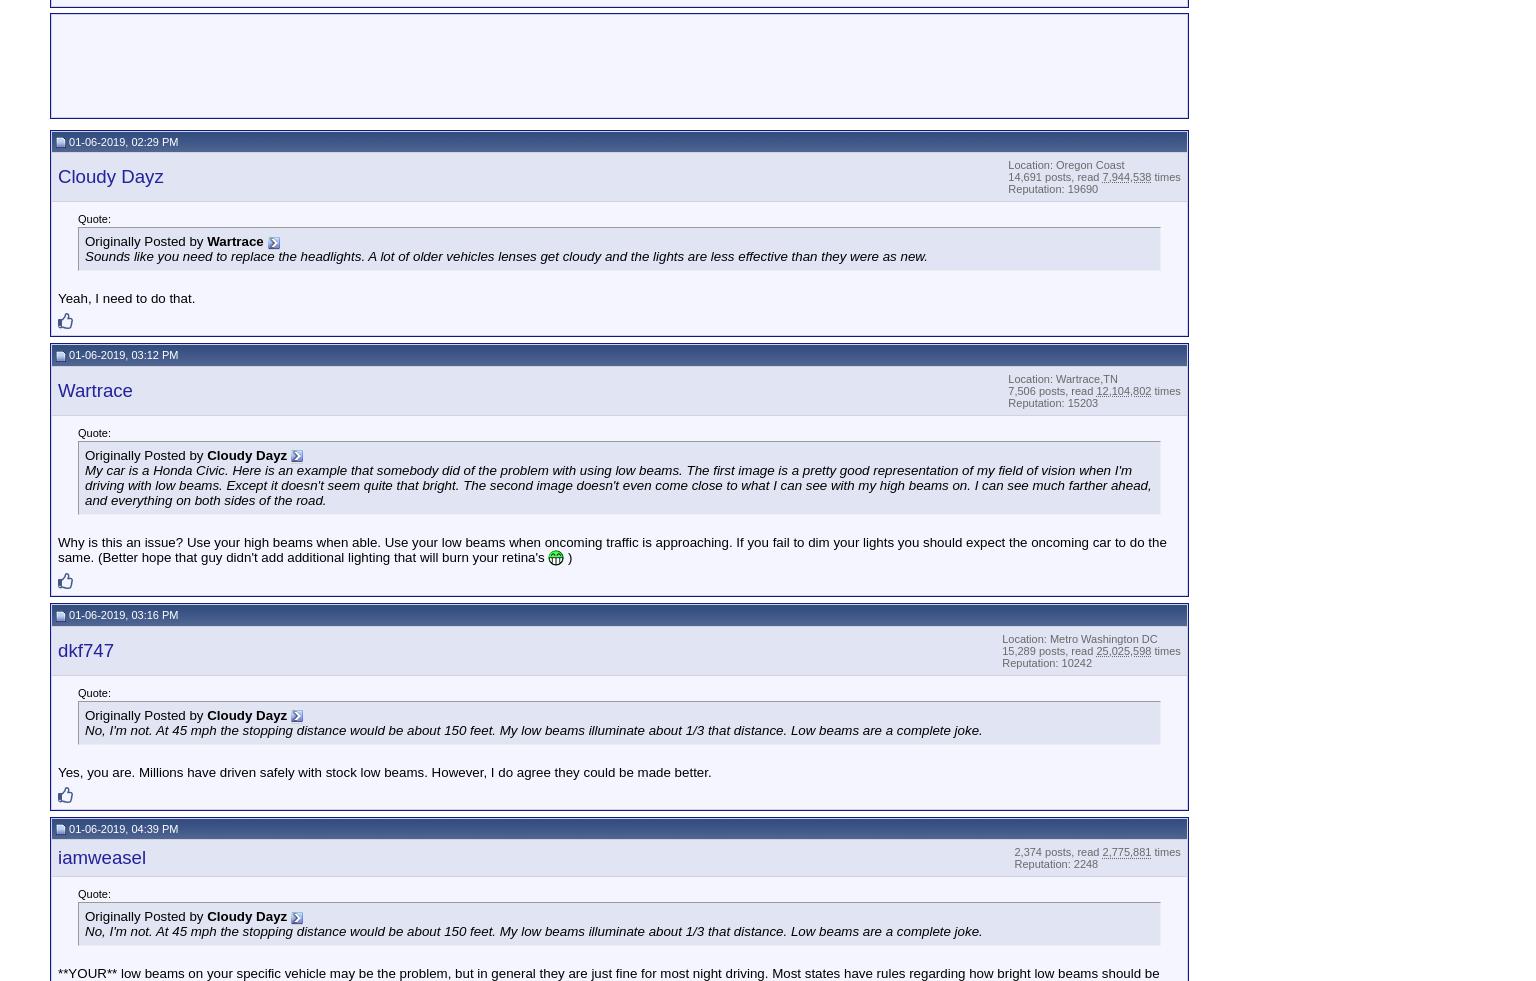 This screenshot has width=1536, height=981. I want to click on 'dkf747', so click(86, 649).